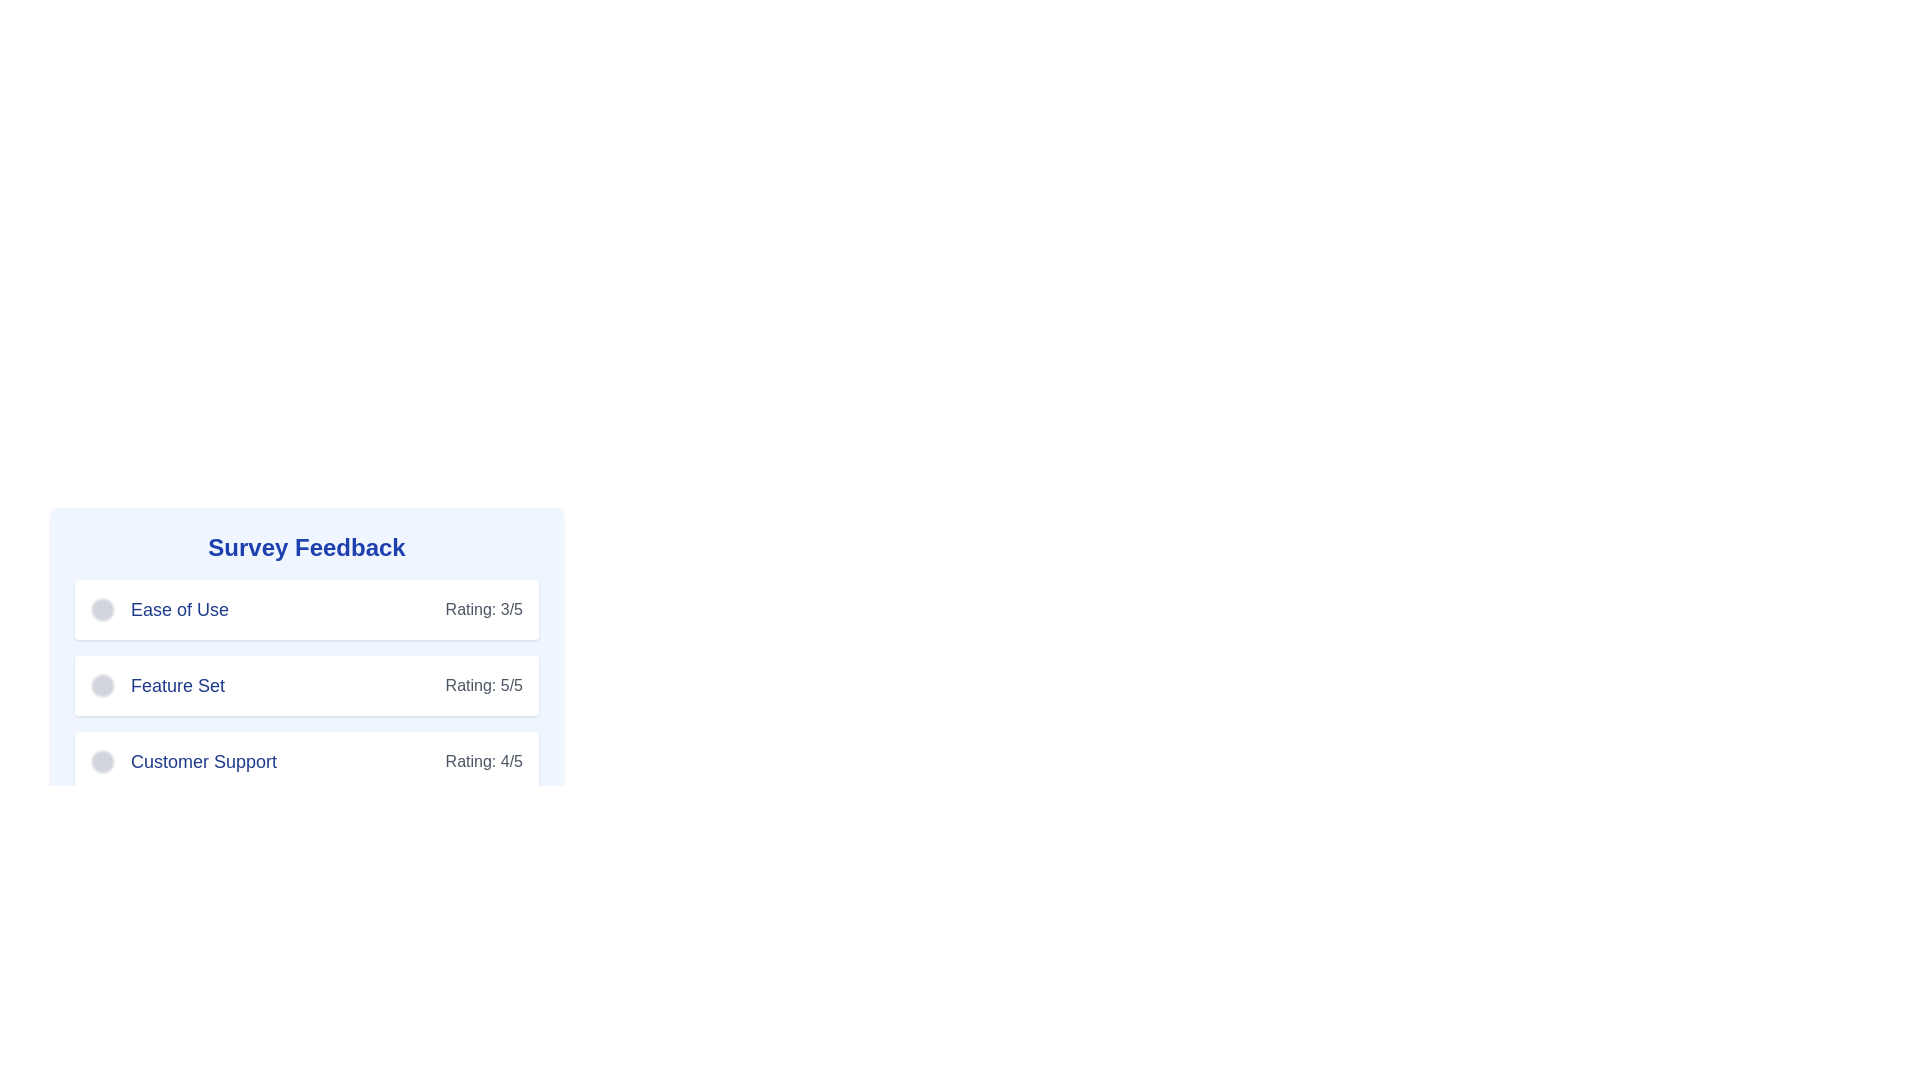  What do you see at coordinates (184, 762) in the screenshot?
I see `the circular icon of the third feedback item for 'Customer Support' in the survey feedback section` at bounding box center [184, 762].